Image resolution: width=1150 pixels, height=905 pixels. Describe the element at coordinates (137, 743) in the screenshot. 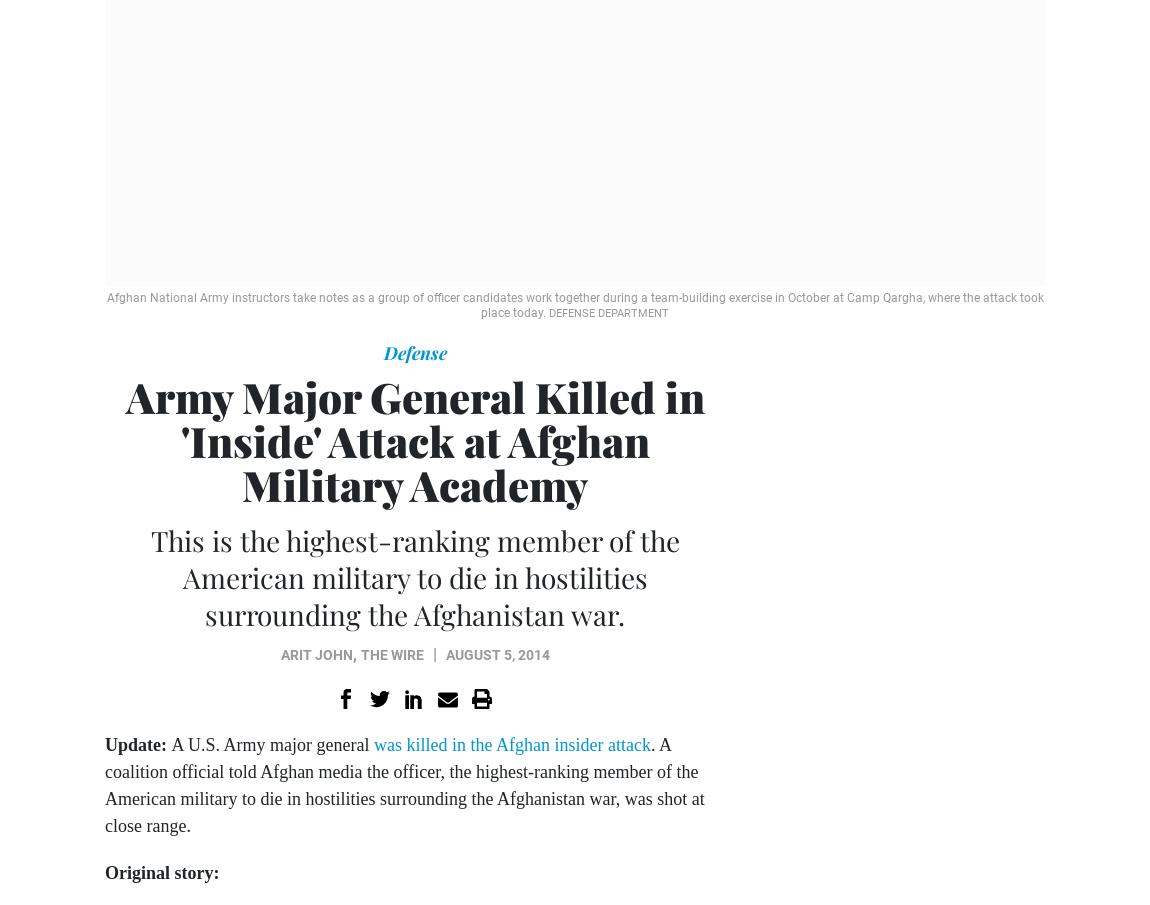

I see `'Update:'` at that location.